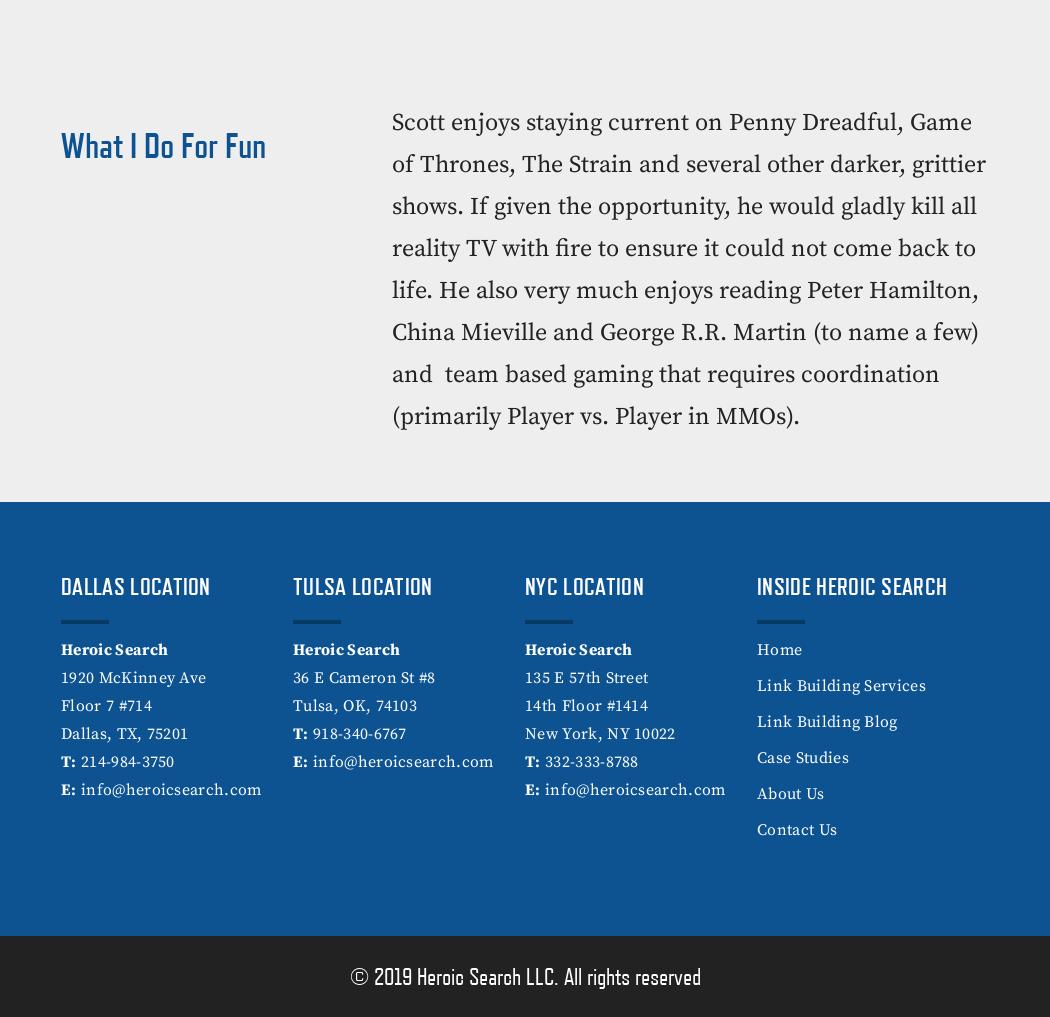 The image size is (1050, 1017). I want to click on 'Inside Heroic Search', so click(851, 585).